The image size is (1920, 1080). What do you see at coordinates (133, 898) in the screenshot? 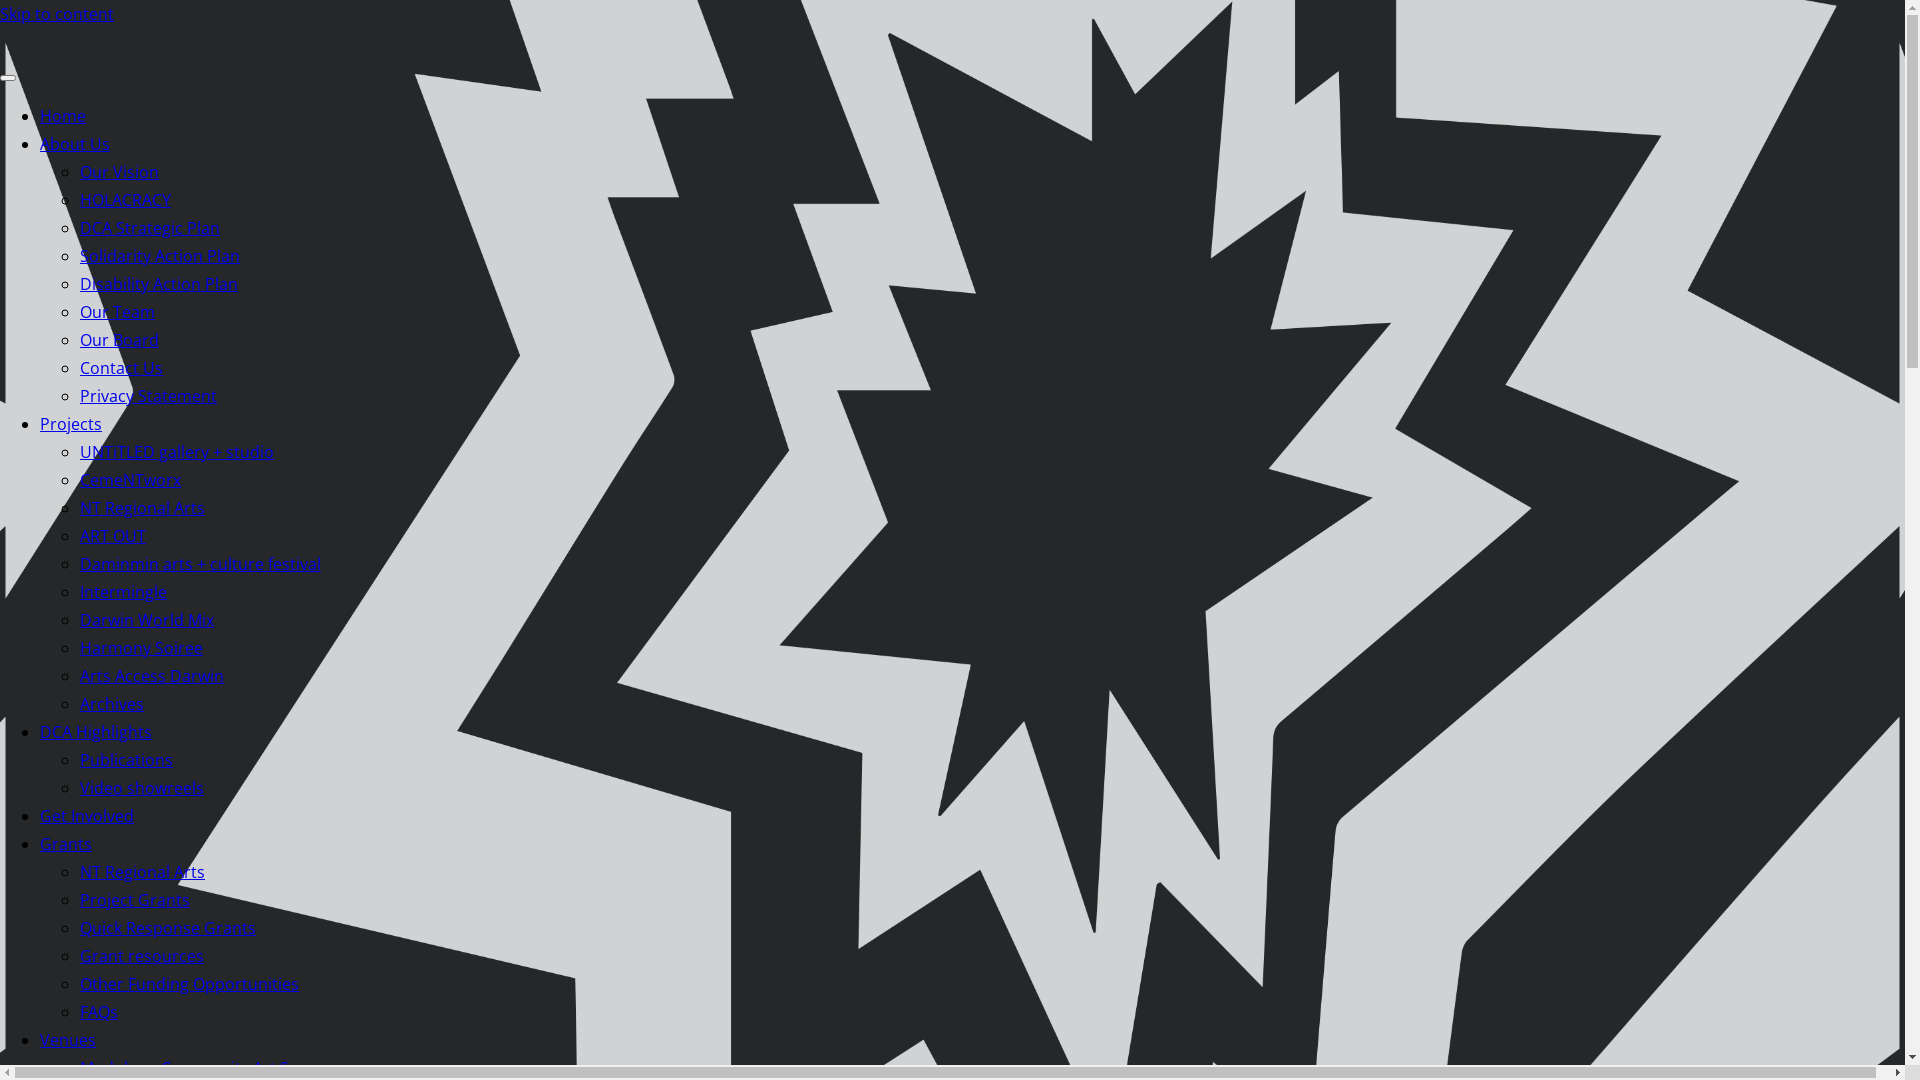
I see `'Project Grants'` at bounding box center [133, 898].